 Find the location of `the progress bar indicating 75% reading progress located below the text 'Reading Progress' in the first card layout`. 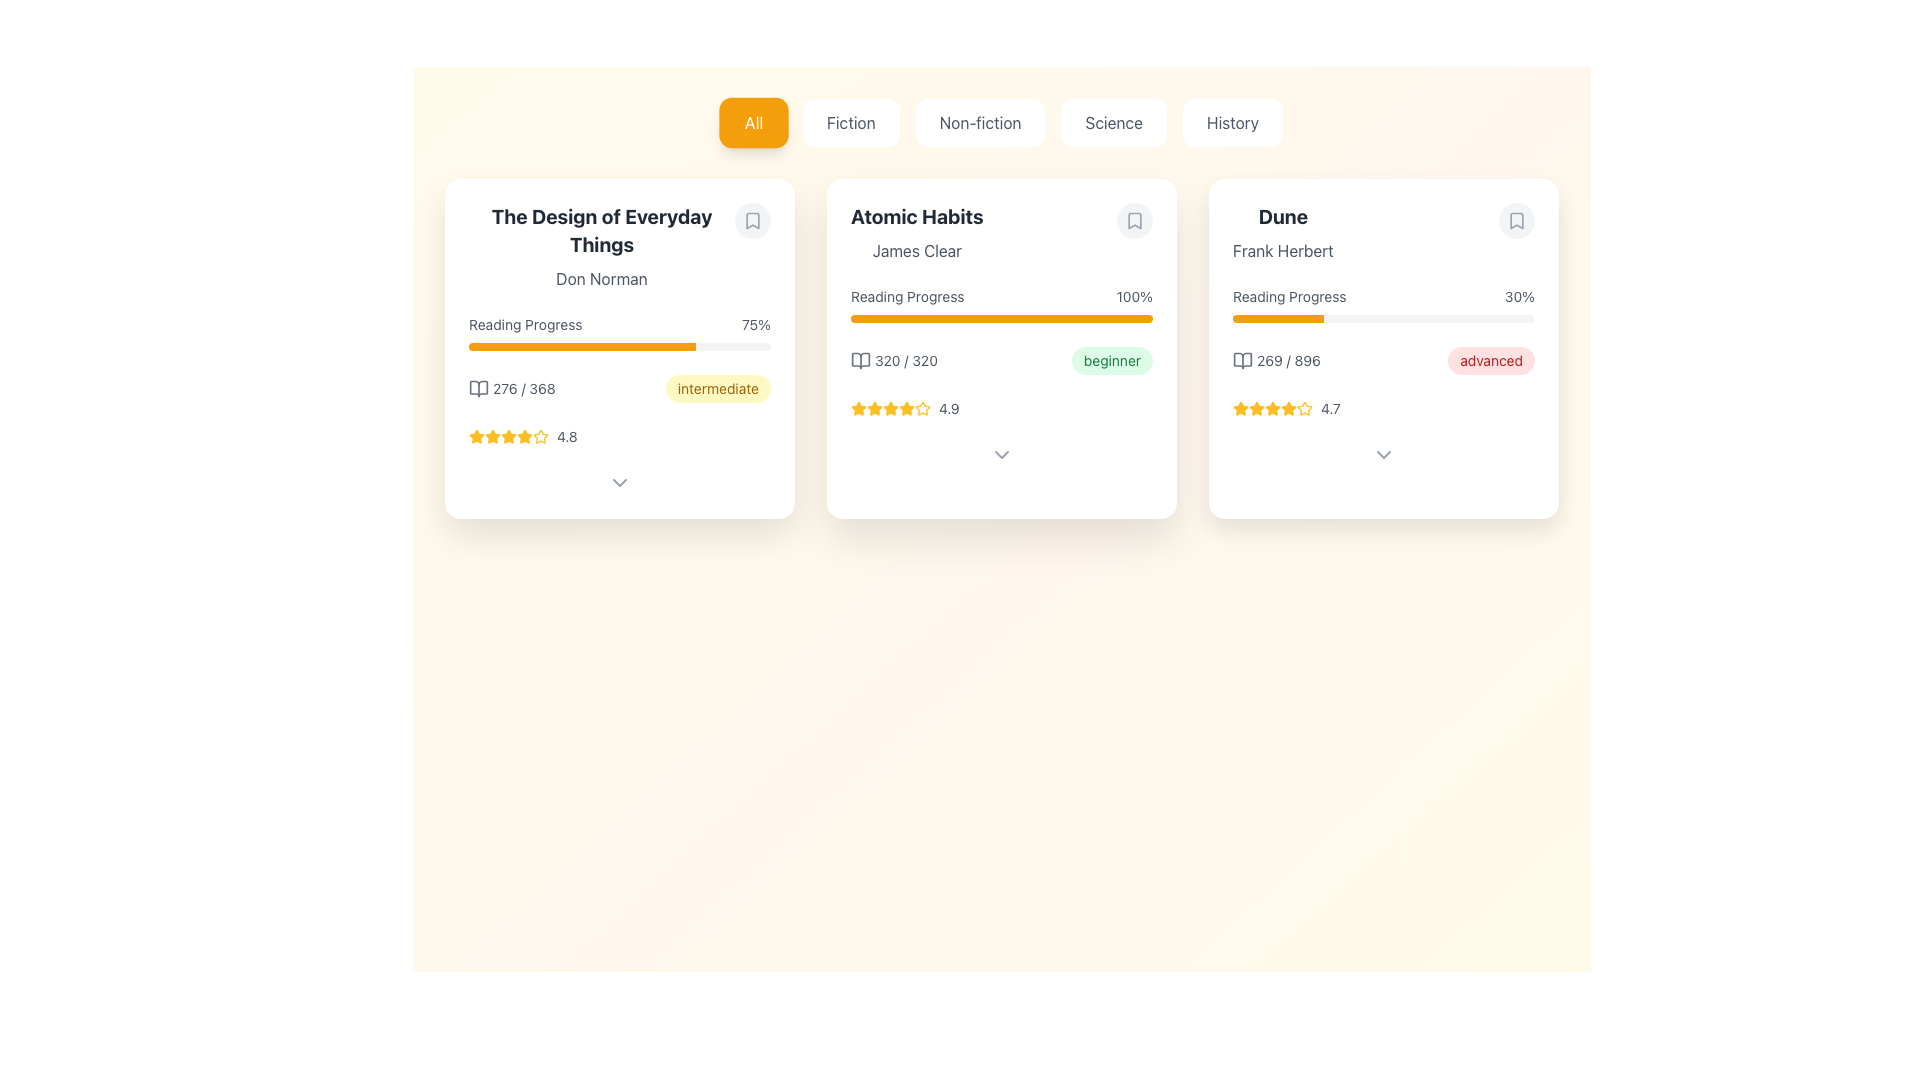

the progress bar indicating 75% reading progress located below the text 'Reading Progress' in the first card layout is located at coordinates (618, 346).